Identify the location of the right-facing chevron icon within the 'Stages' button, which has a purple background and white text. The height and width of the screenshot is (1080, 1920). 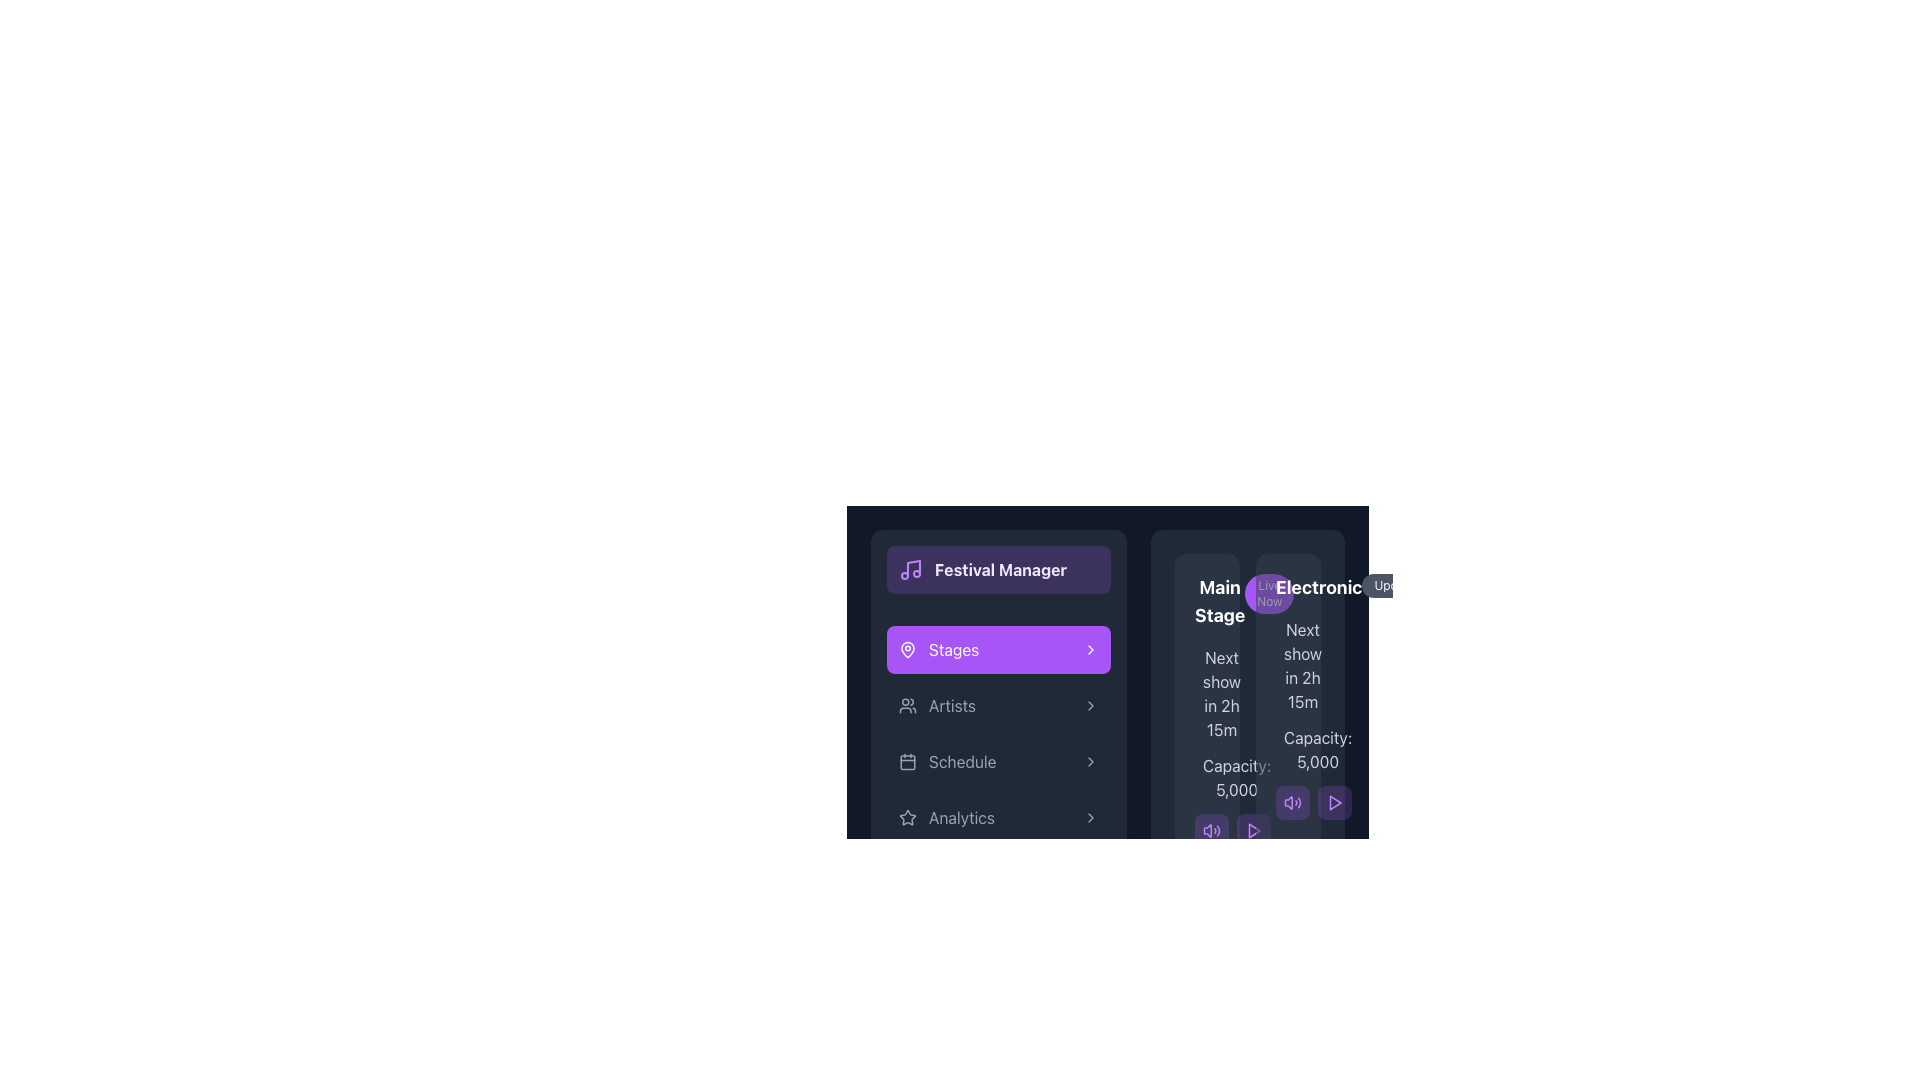
(1089, 650).